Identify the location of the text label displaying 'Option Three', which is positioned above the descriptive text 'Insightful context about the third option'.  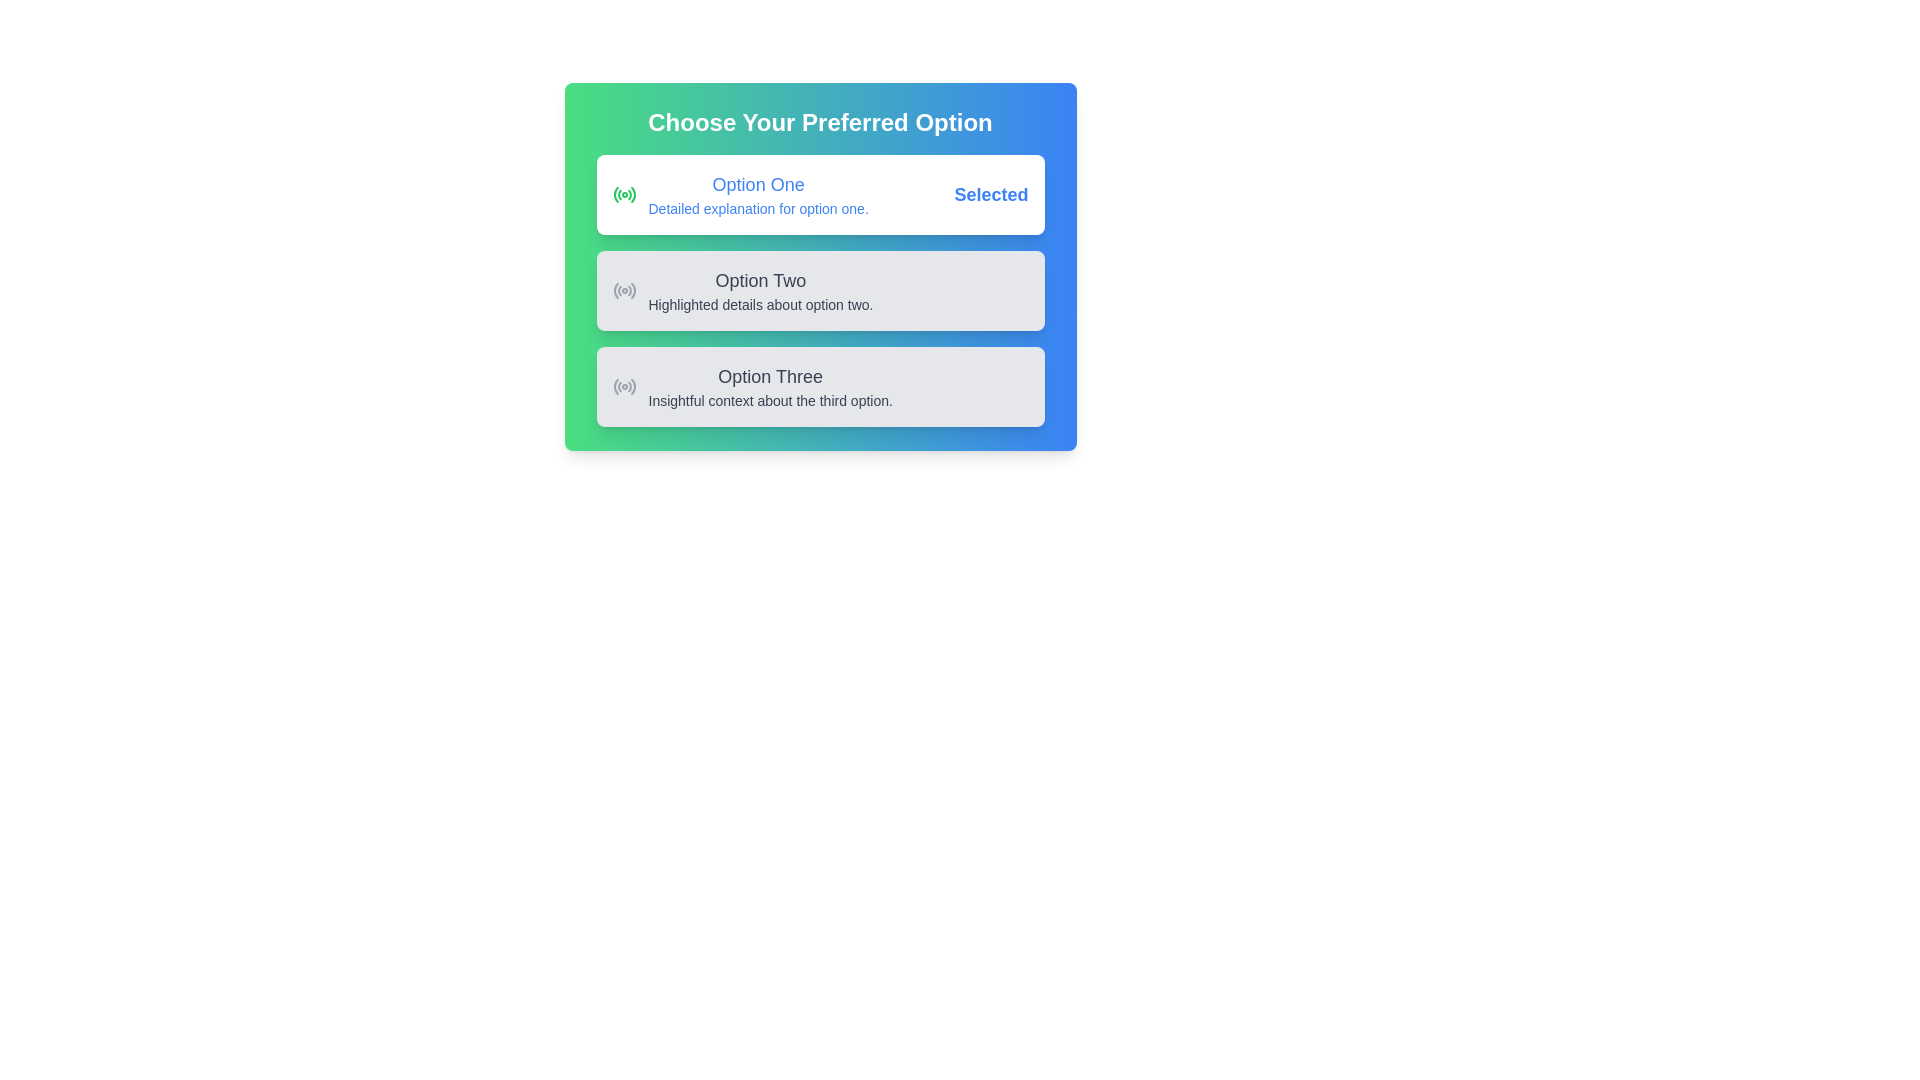
(769, 377).